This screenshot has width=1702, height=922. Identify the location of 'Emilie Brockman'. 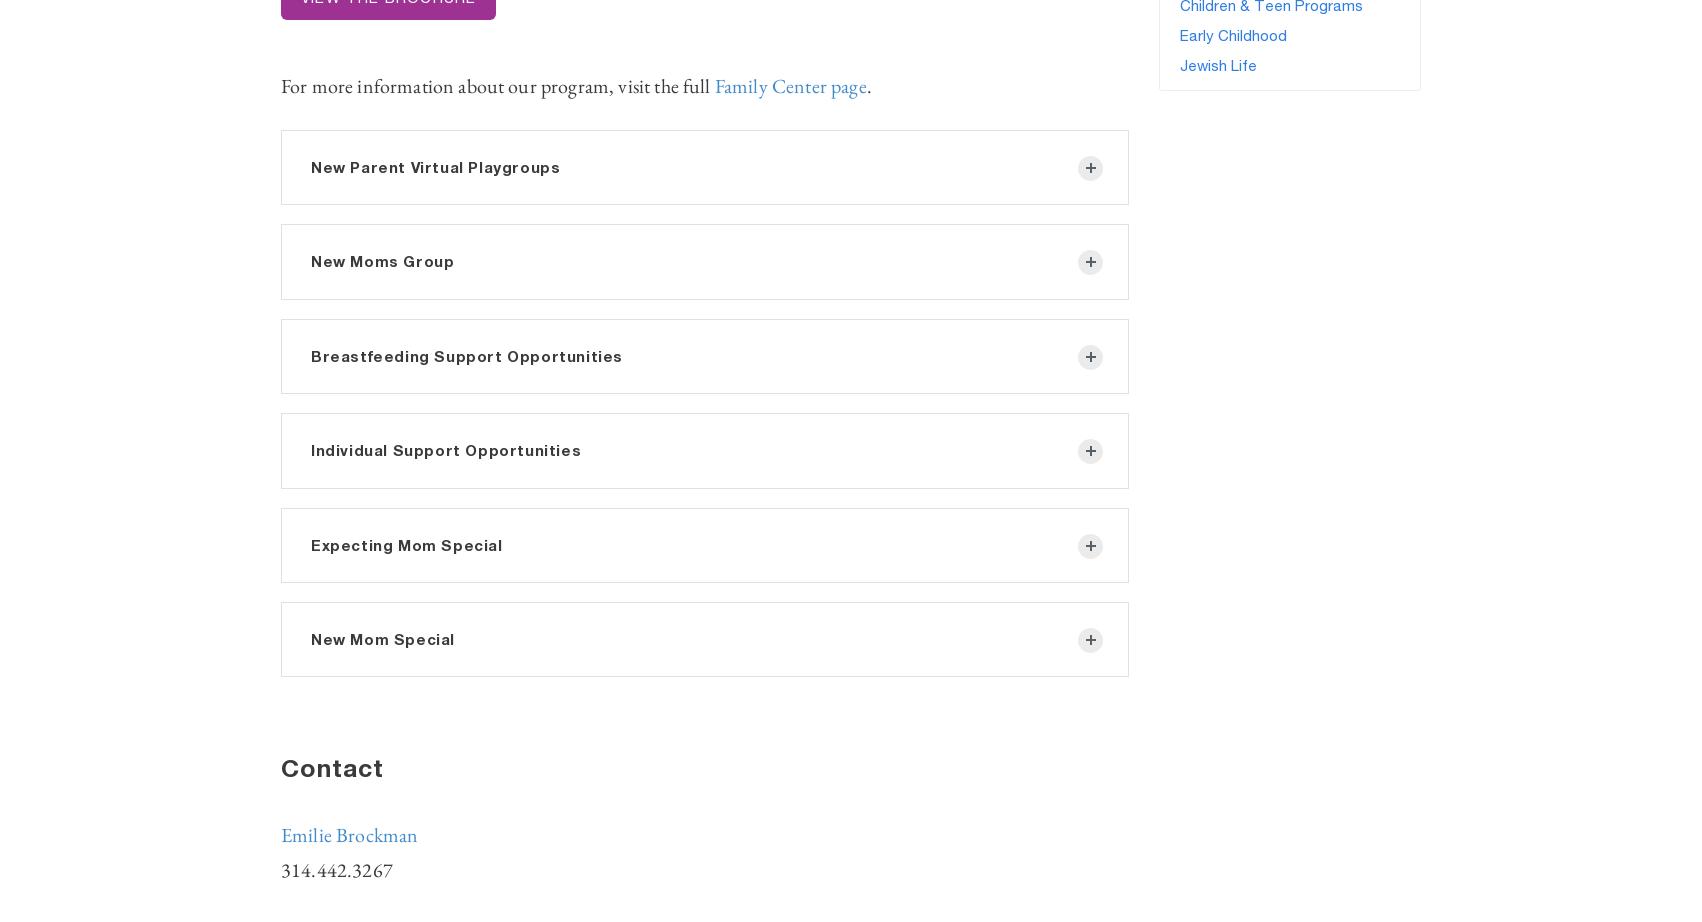
(349, 833).